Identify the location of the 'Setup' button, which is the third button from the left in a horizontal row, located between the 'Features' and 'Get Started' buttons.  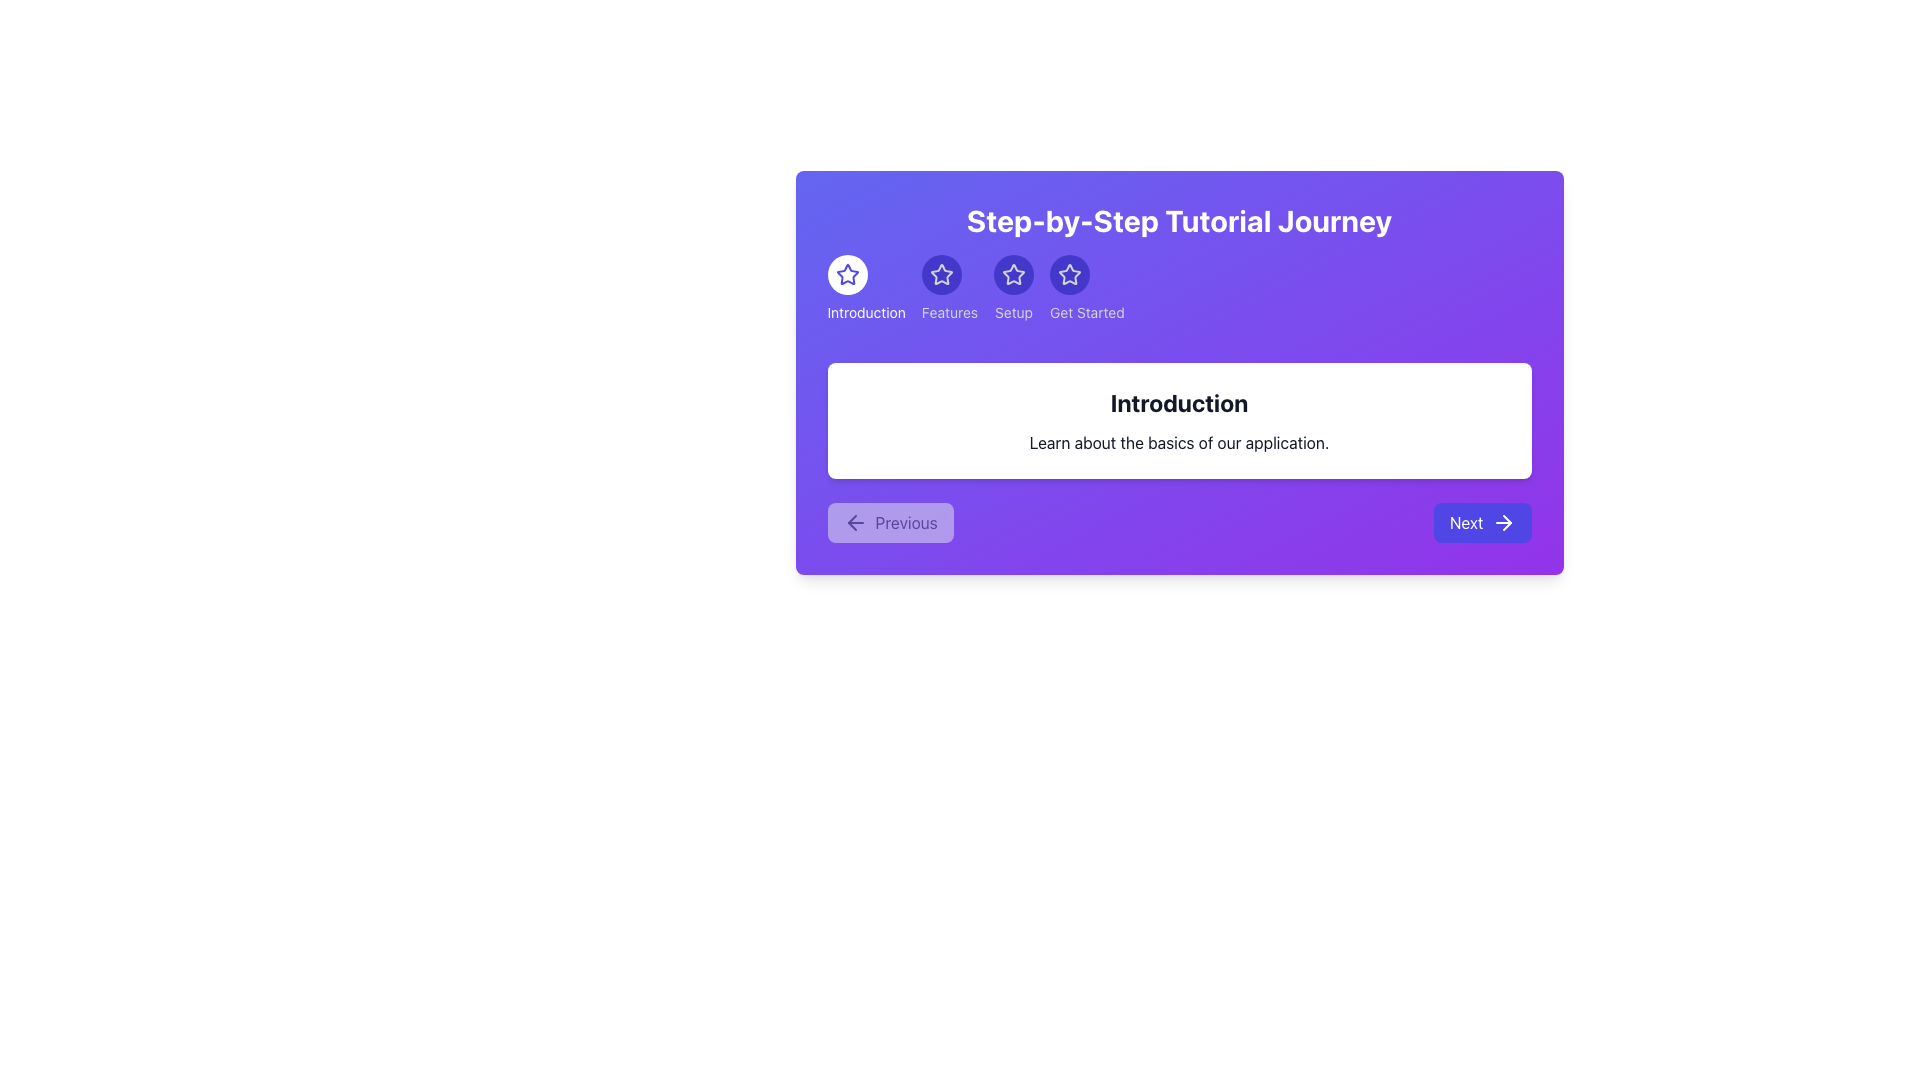
(1014, 289).